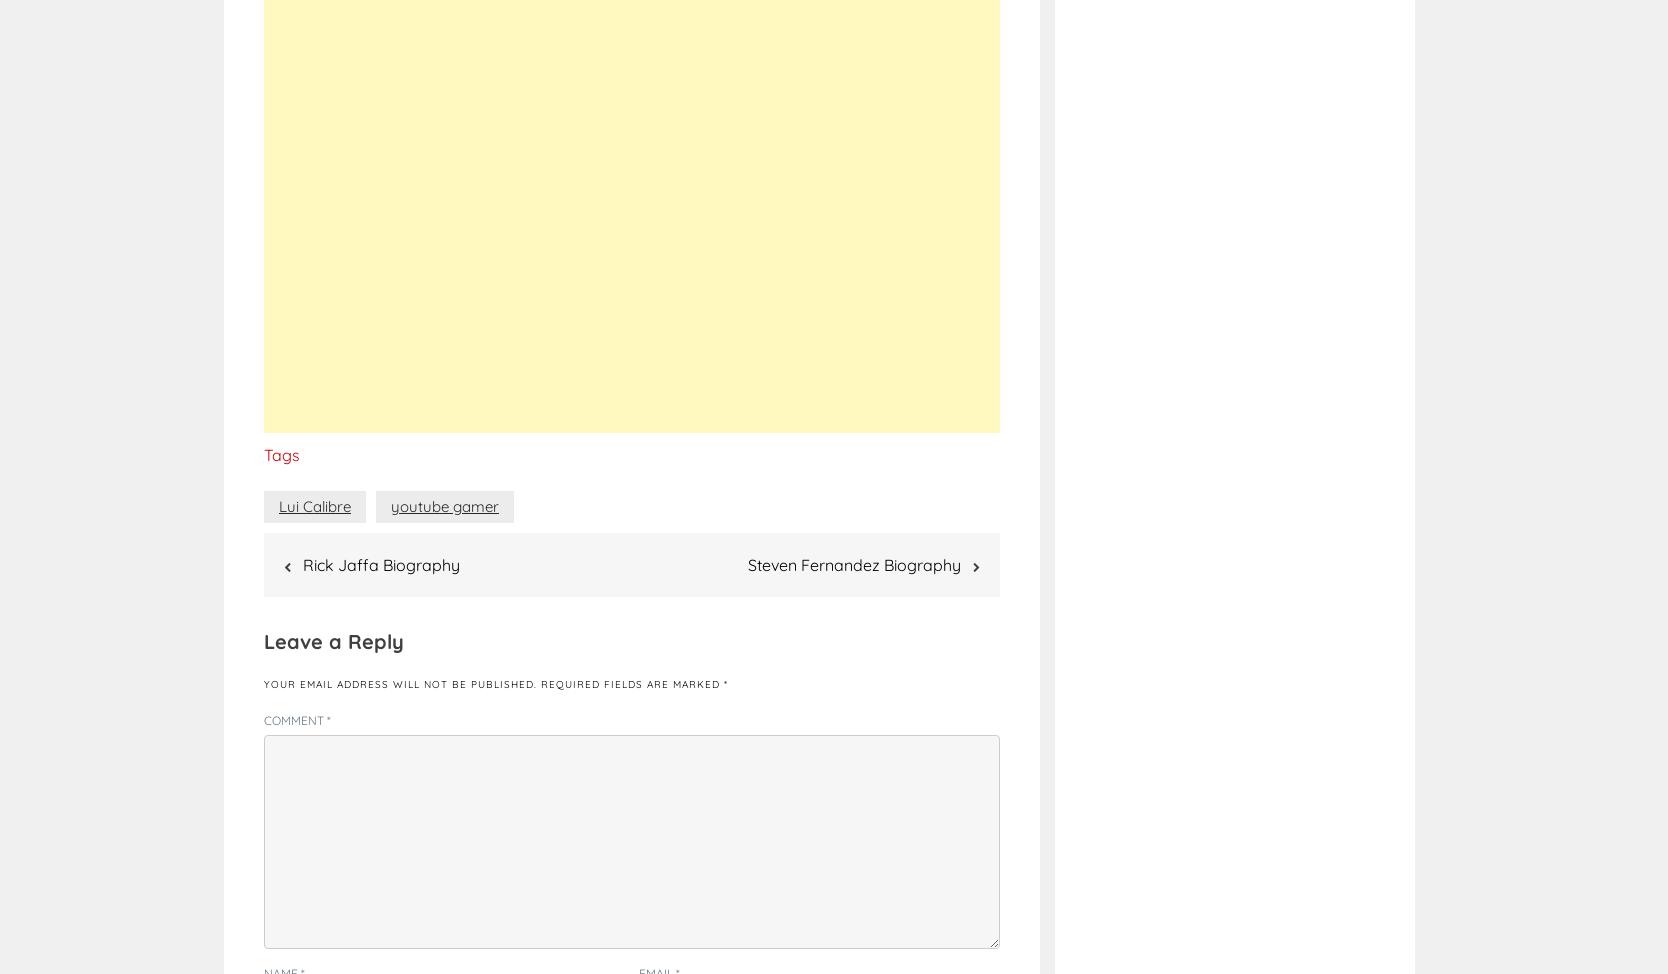 This screenshot has height=974, width=1668. I want to click on 'Lui Calibre', so click(279, 505).